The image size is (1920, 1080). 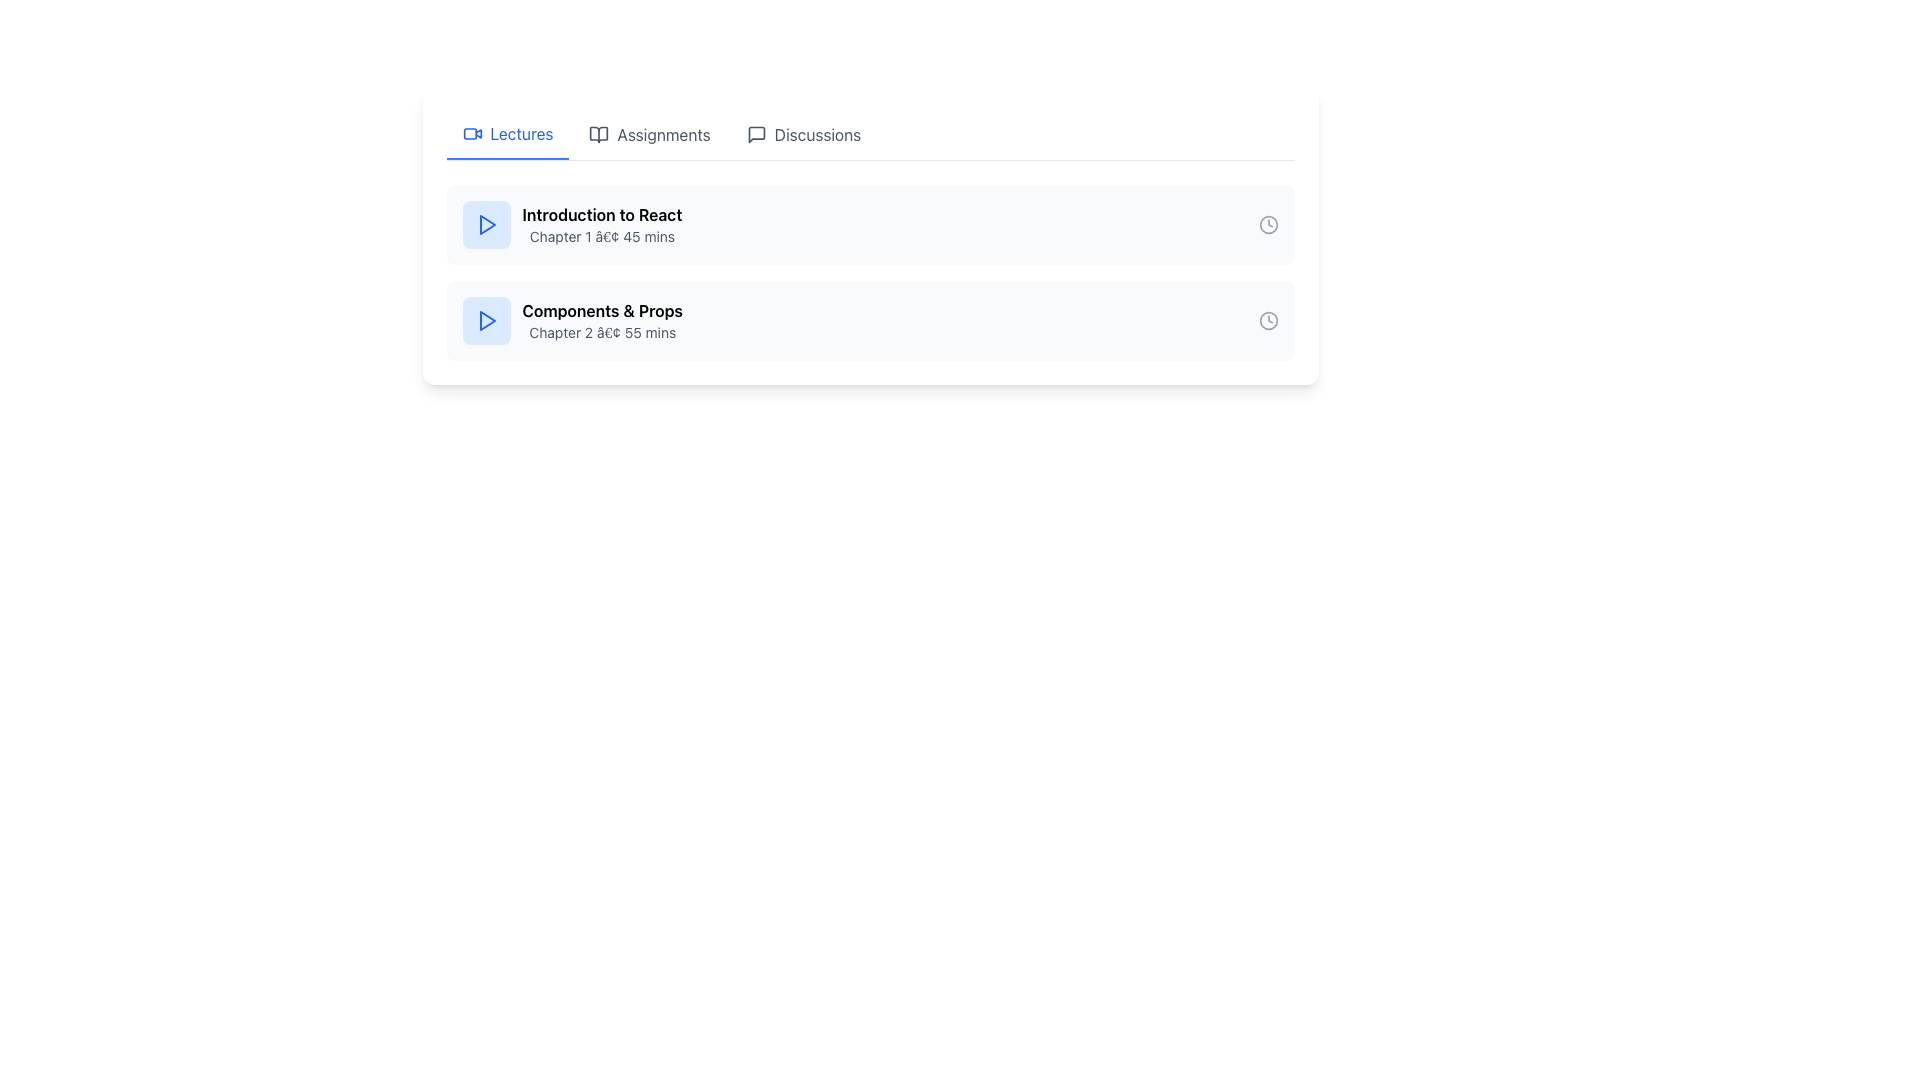 What do you see at coordinates (1267, 319) in the screenshot?
I see `the circular icon with a thin outline located at the center of the clock-shaped icon, which symbolizes a time or duration feature, near the right side of the 'Introduction to React' item in the list` at bounding box center [1267, 319].